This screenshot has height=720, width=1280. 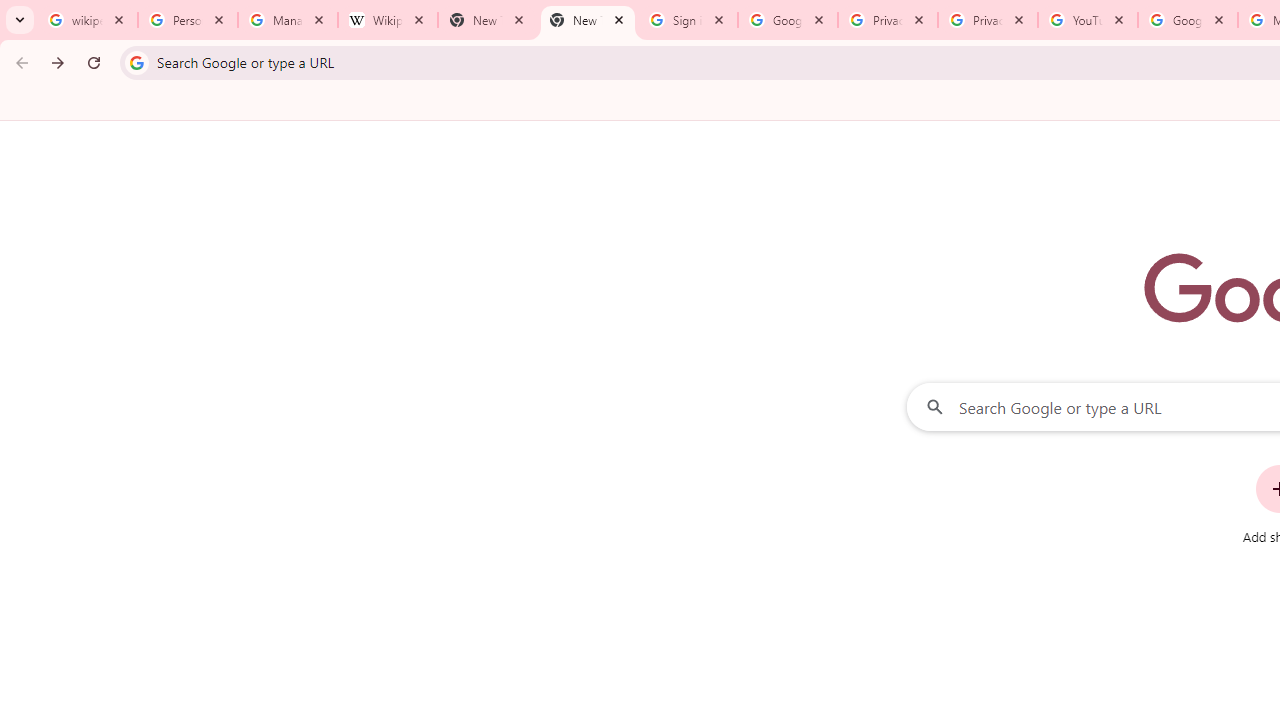 What do you see at coordinates (787, 20) in the screenshot?
I see `'Google Drive: Sign-in'` at bounding box center [787, 20].